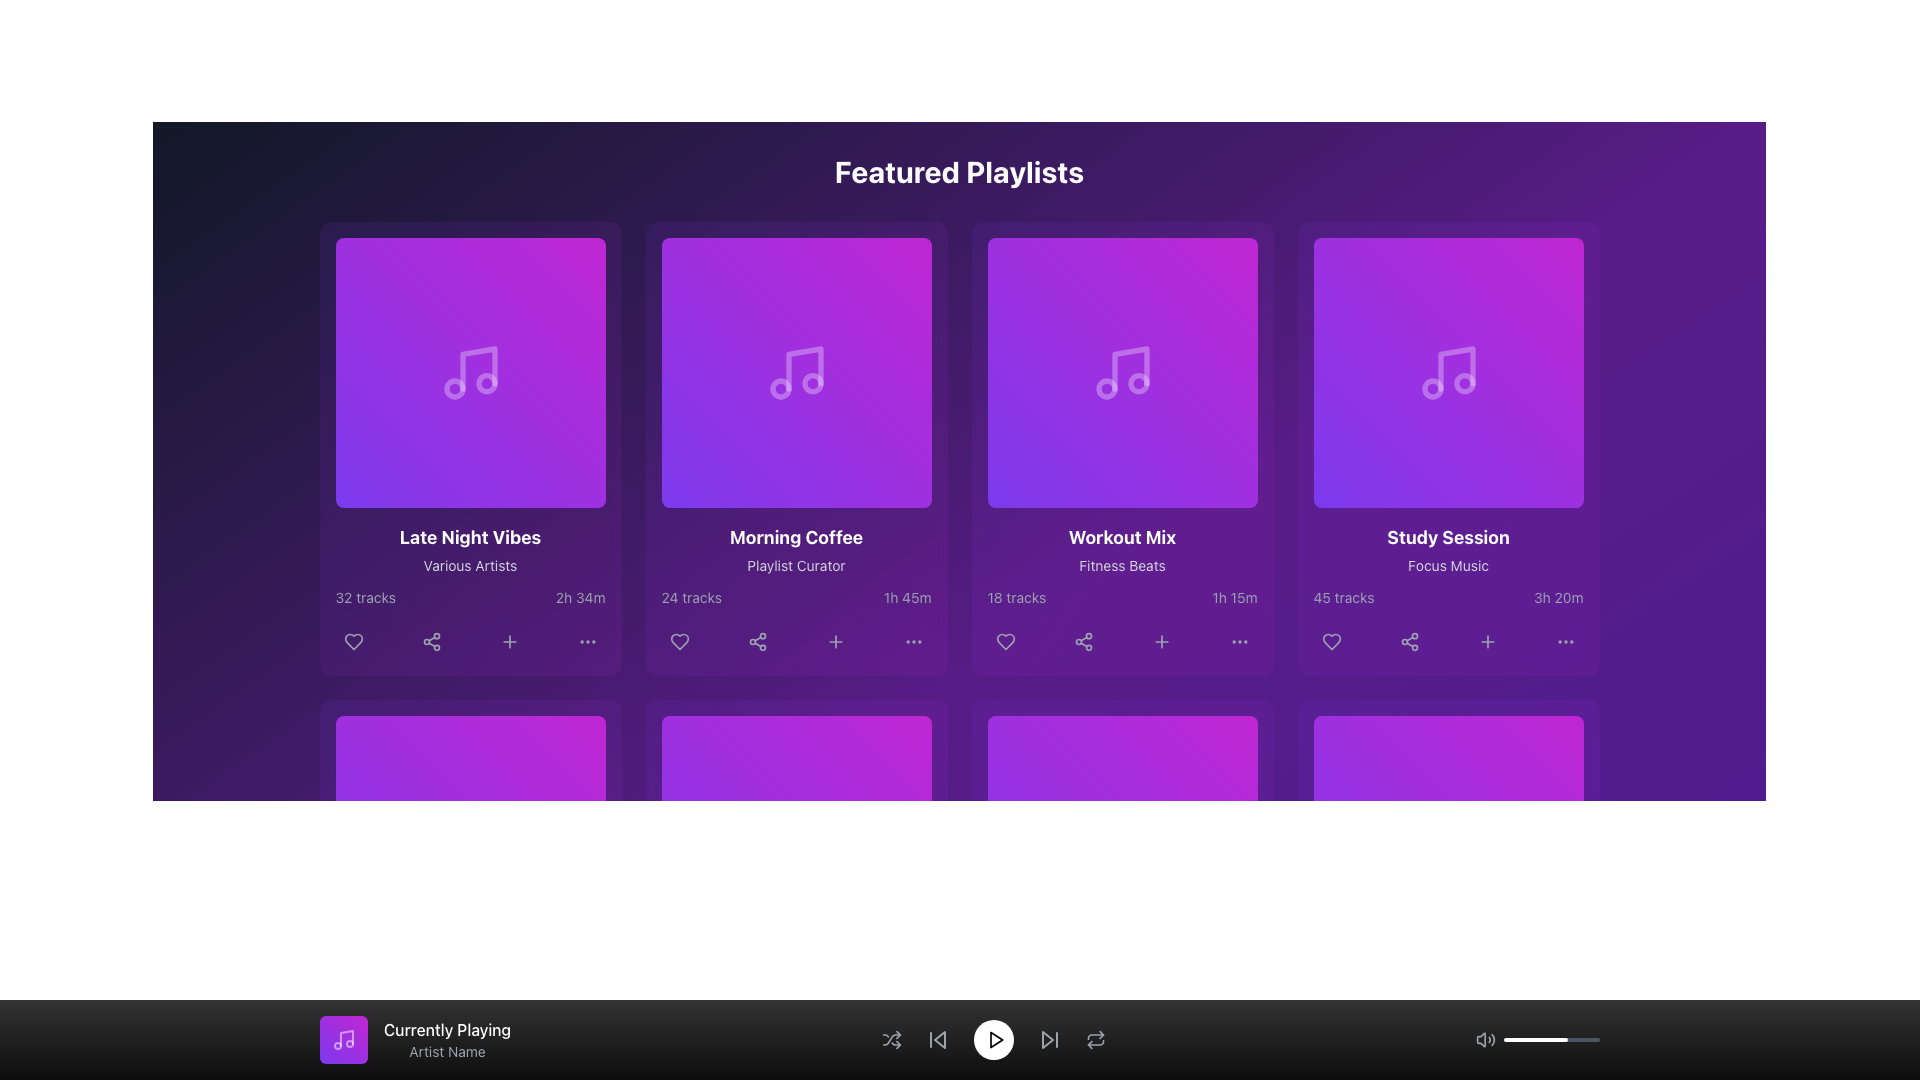 This screenshot has width=1920, height=1080. Describe the element at coordinates (1233, 596) in the screenshot. I see `the text label that displays the total duration of the tracks in the 'Workout Mix' playlist, located in the lower right portion of the playlist card` at that location.